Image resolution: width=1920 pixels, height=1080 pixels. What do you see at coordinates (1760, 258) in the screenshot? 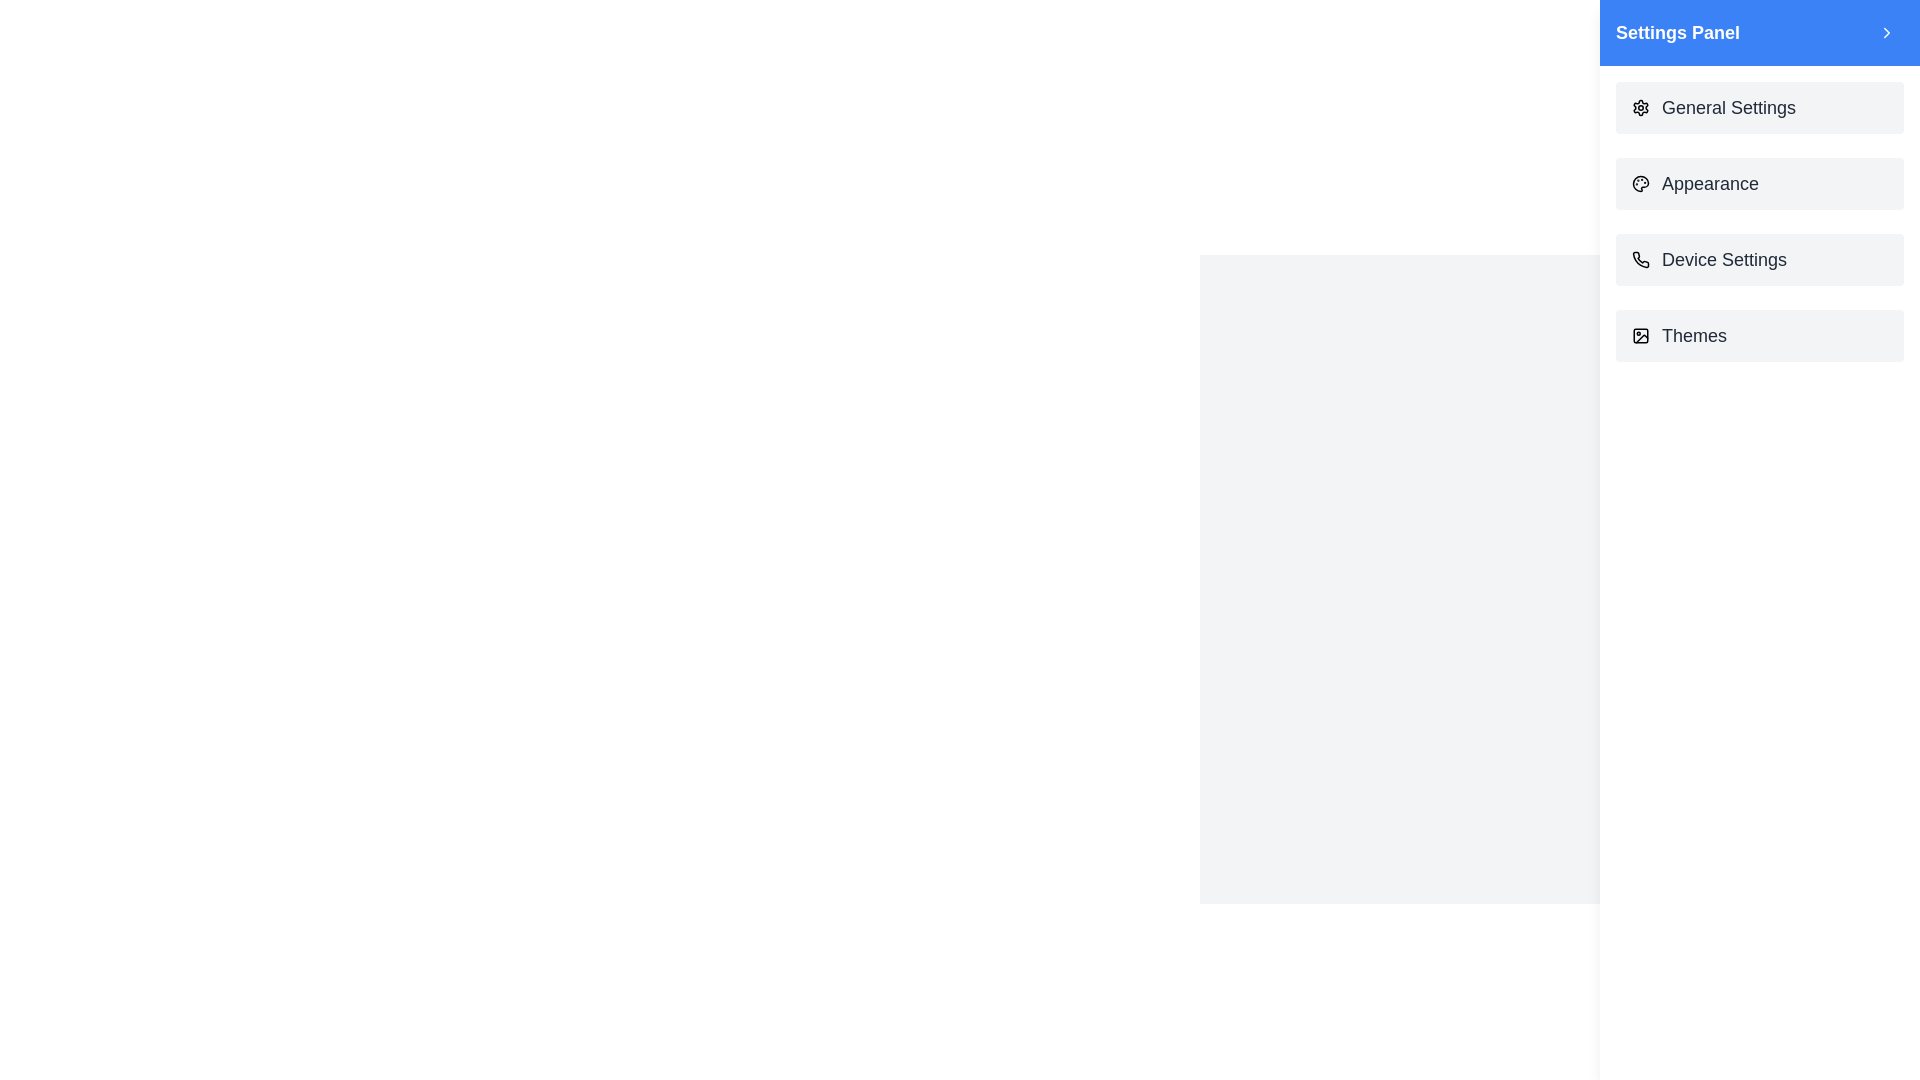
I see `the 'Device Settings' button, which is the third button in the vertical list under the 'Settings Panel', positioned between the 'Appearance' and 'Themes' buttons, to change its background color` at bounding box center [1760, 258].